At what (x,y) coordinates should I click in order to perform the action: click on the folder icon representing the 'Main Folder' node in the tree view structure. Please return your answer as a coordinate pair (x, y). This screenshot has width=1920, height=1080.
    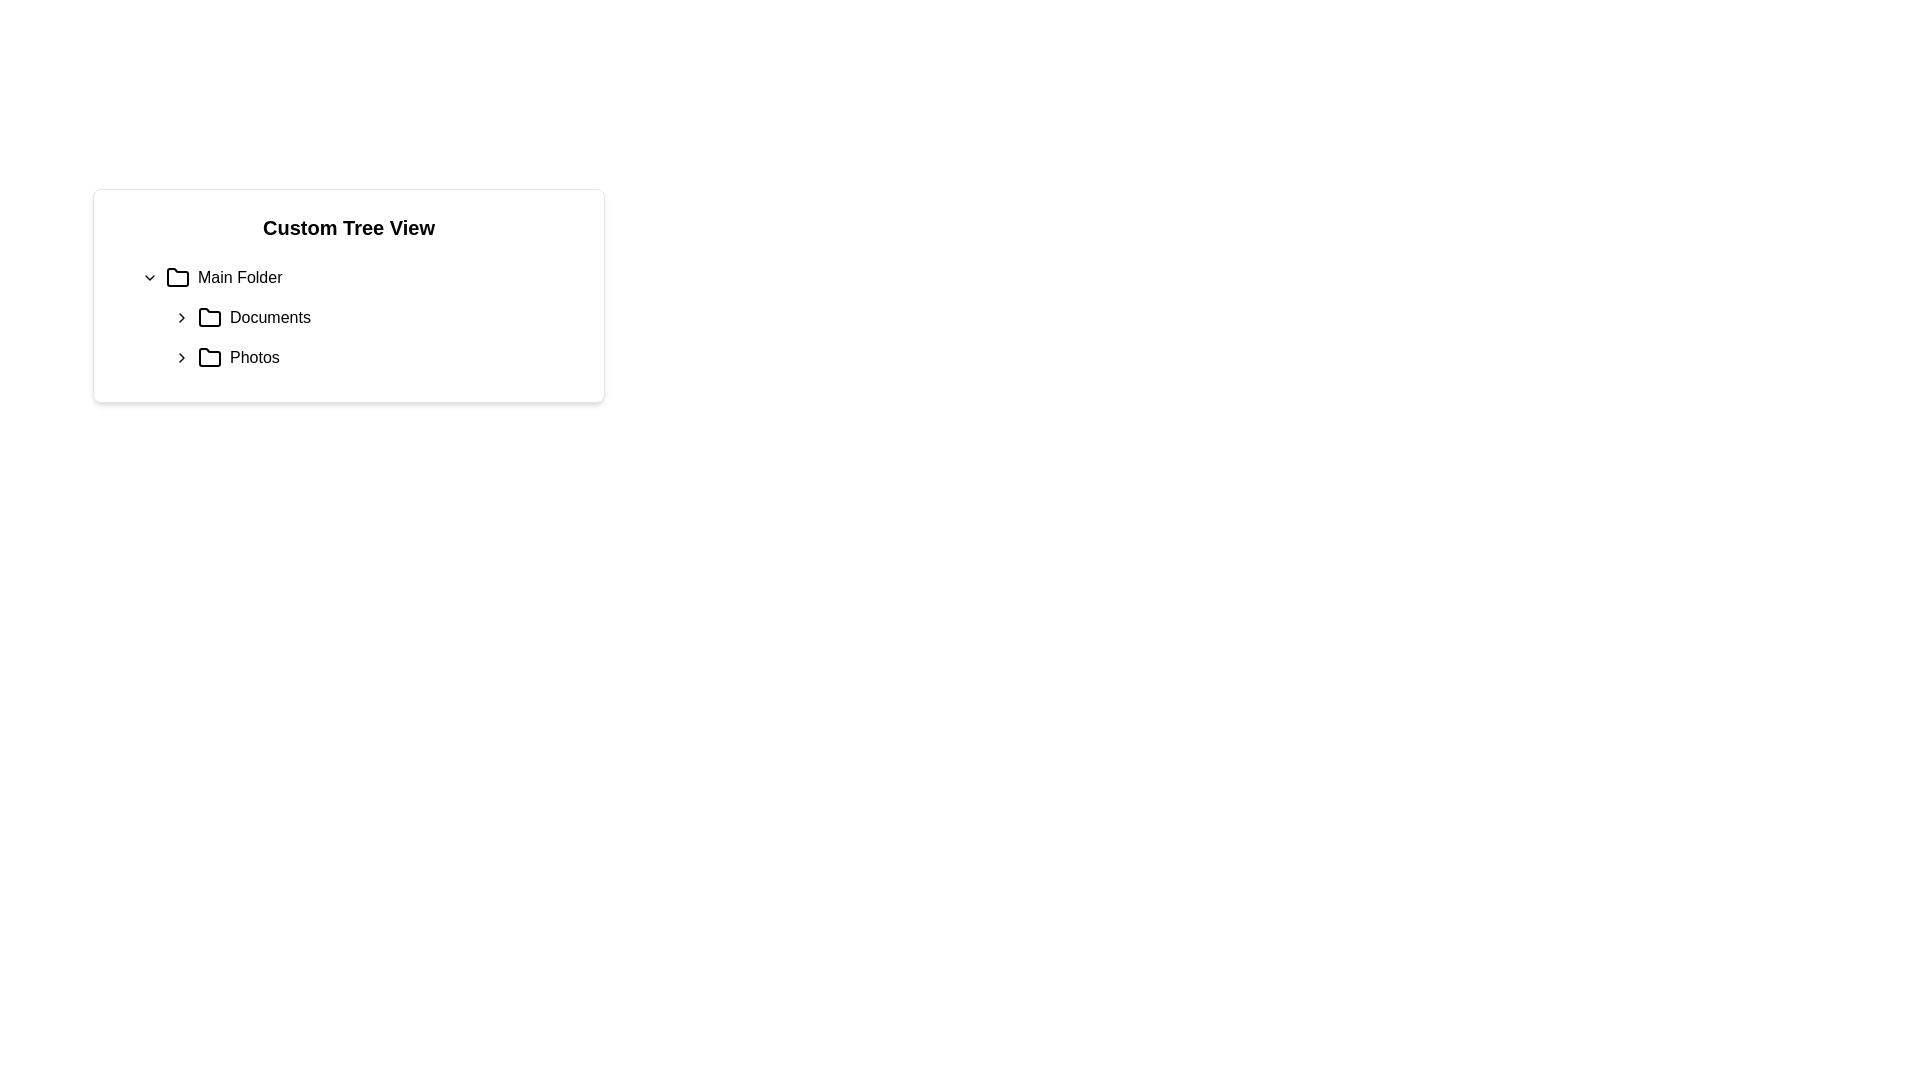
    Looking at the image, I should click on (177, 277).